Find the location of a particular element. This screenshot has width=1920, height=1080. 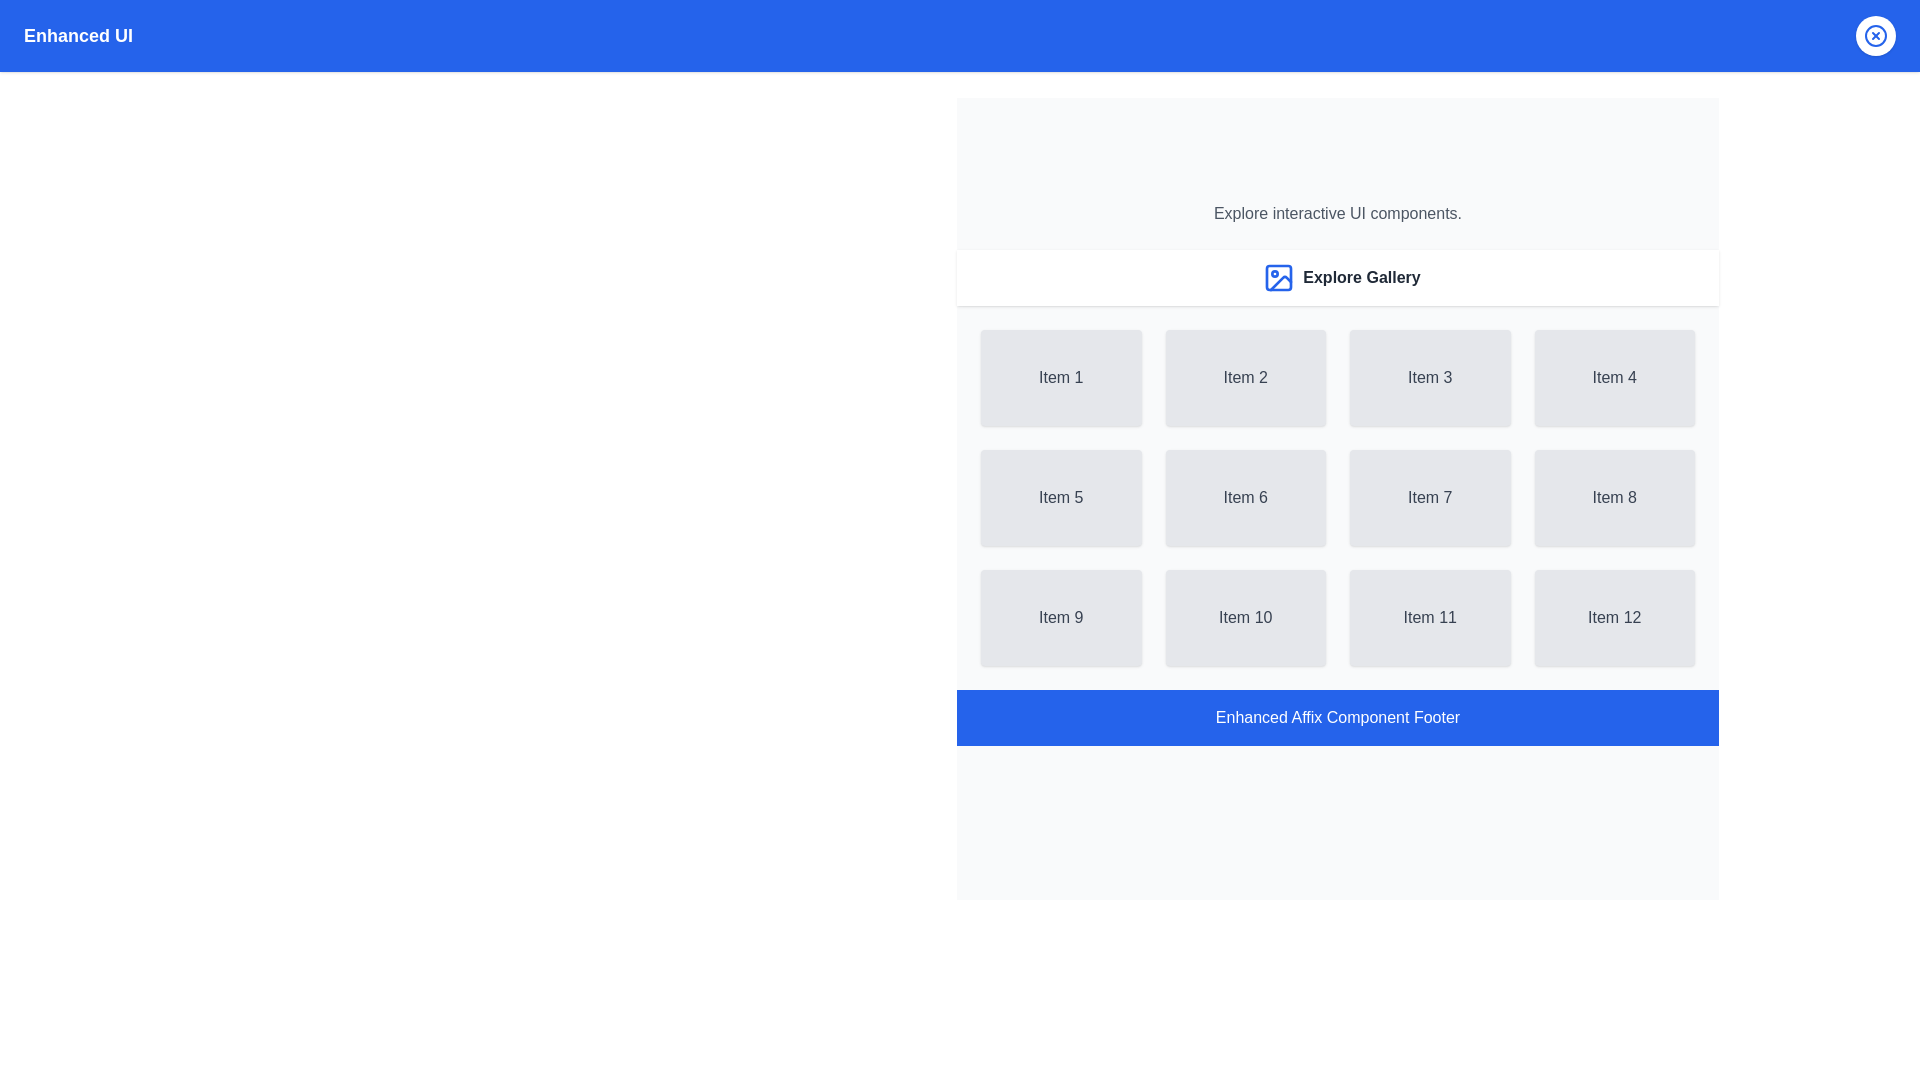

the second card in the grid layout, which has a light gray background and contains the label 'Item 2' is located at coordinates (1244, 378).